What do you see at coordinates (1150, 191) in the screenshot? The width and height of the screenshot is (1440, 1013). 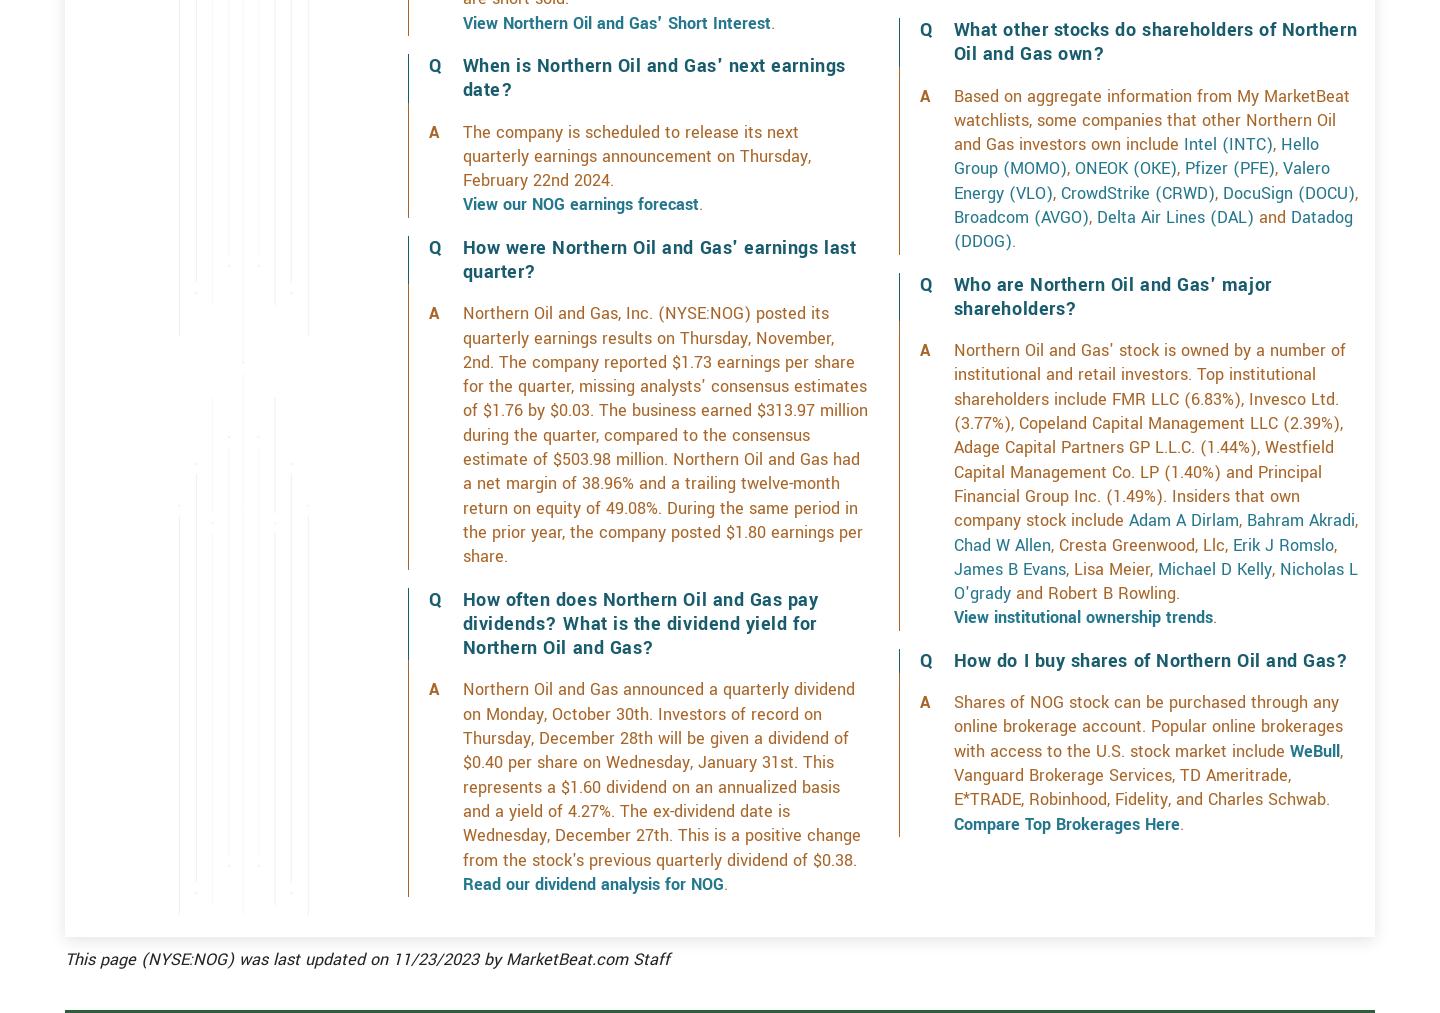 I see `'Based on aggregate information from My MarketBeat watchlists, some companies that other Northern Oil and Gas investors own include'` at bounding box center [1150, 191].